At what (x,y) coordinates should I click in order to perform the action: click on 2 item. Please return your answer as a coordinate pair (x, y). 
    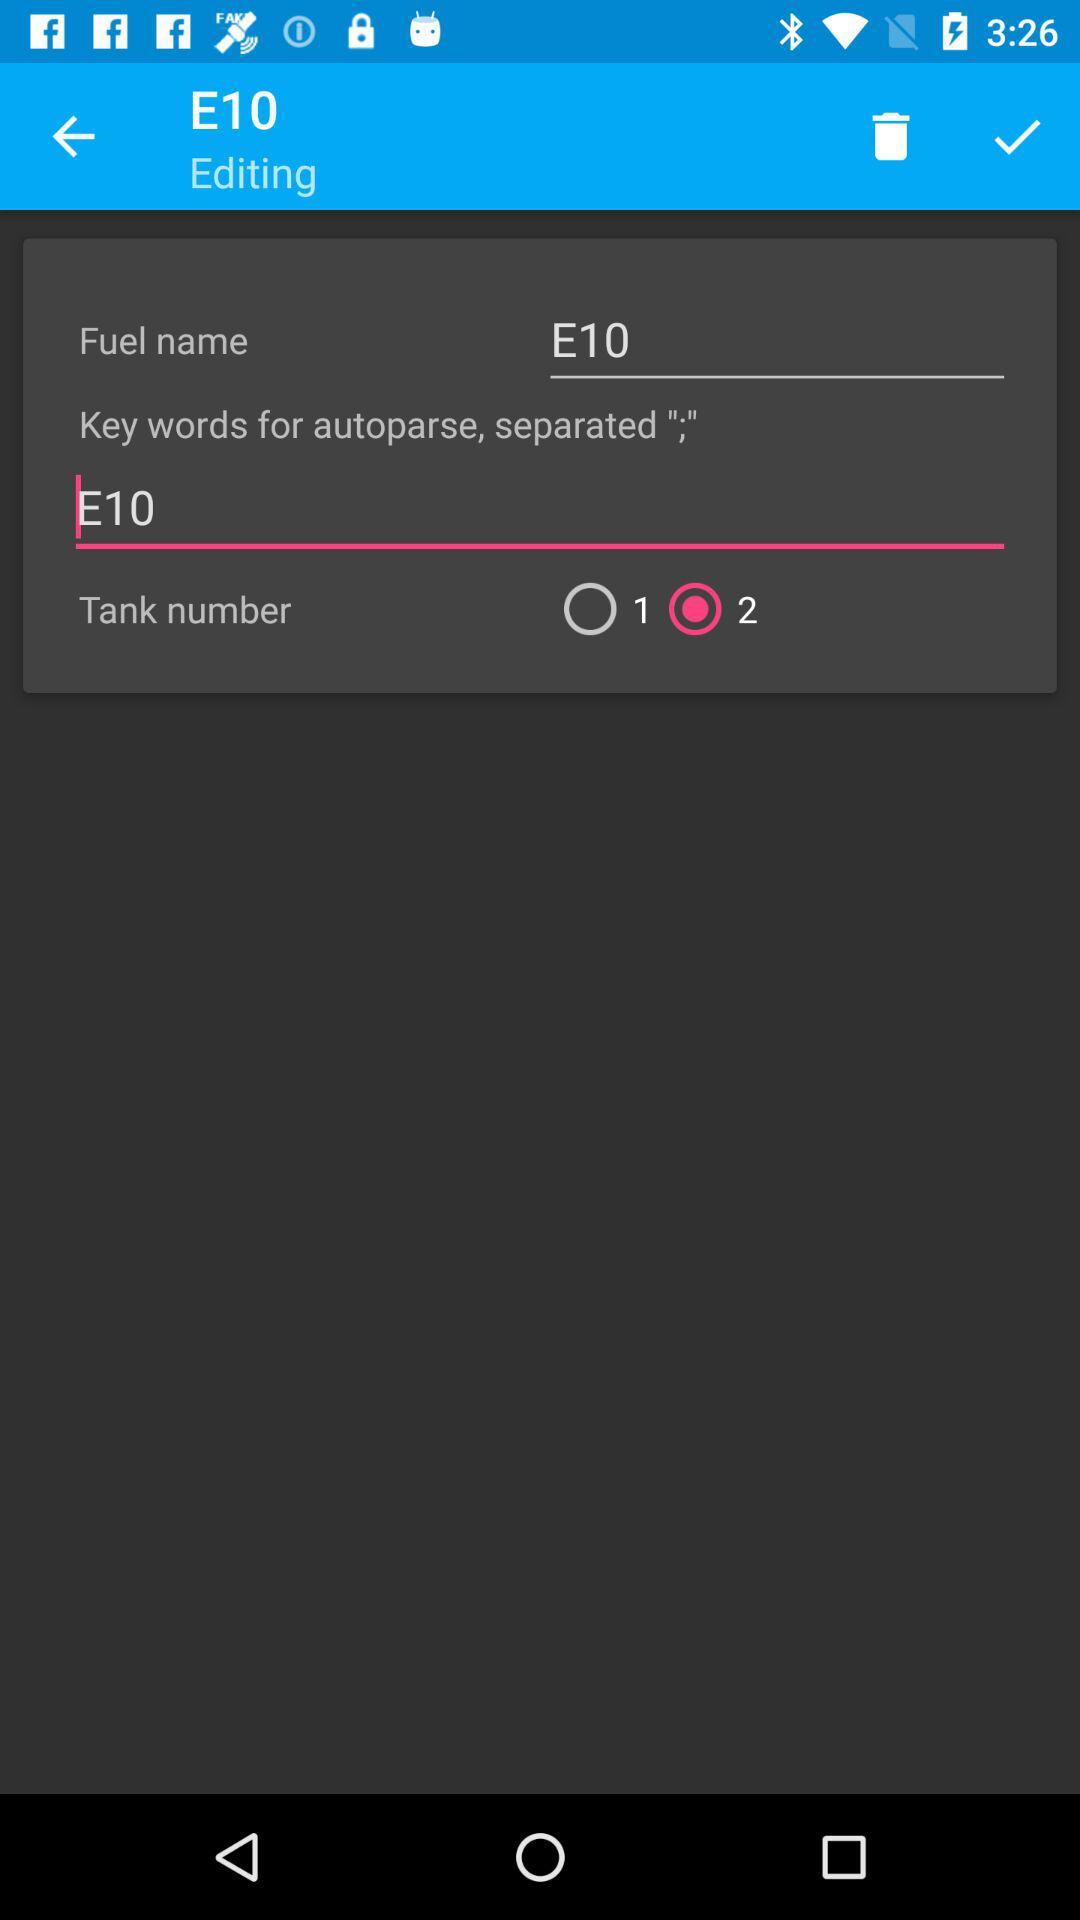
    Looking at the image, I should click on (704, 608).